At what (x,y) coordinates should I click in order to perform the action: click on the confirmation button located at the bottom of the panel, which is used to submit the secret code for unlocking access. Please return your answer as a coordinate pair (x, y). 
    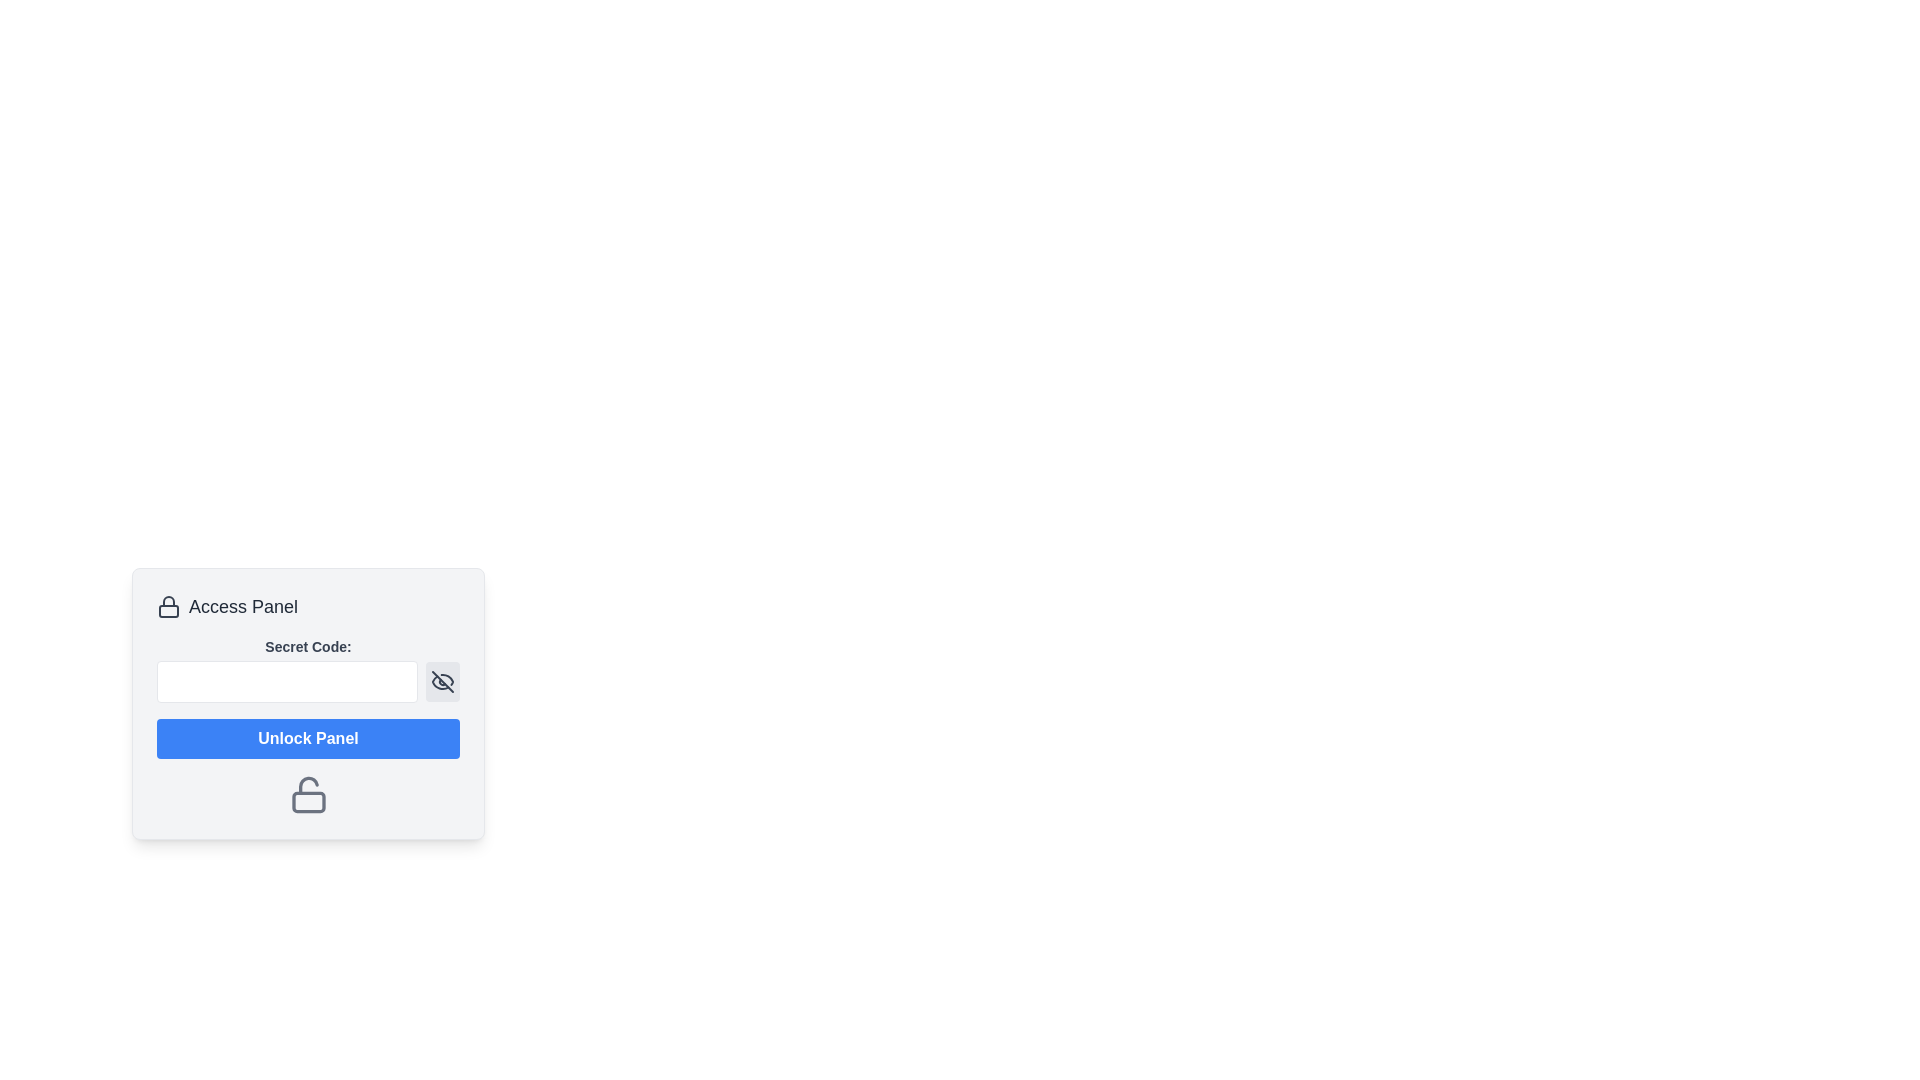
    Looking at the image, I should click on (307, 739).